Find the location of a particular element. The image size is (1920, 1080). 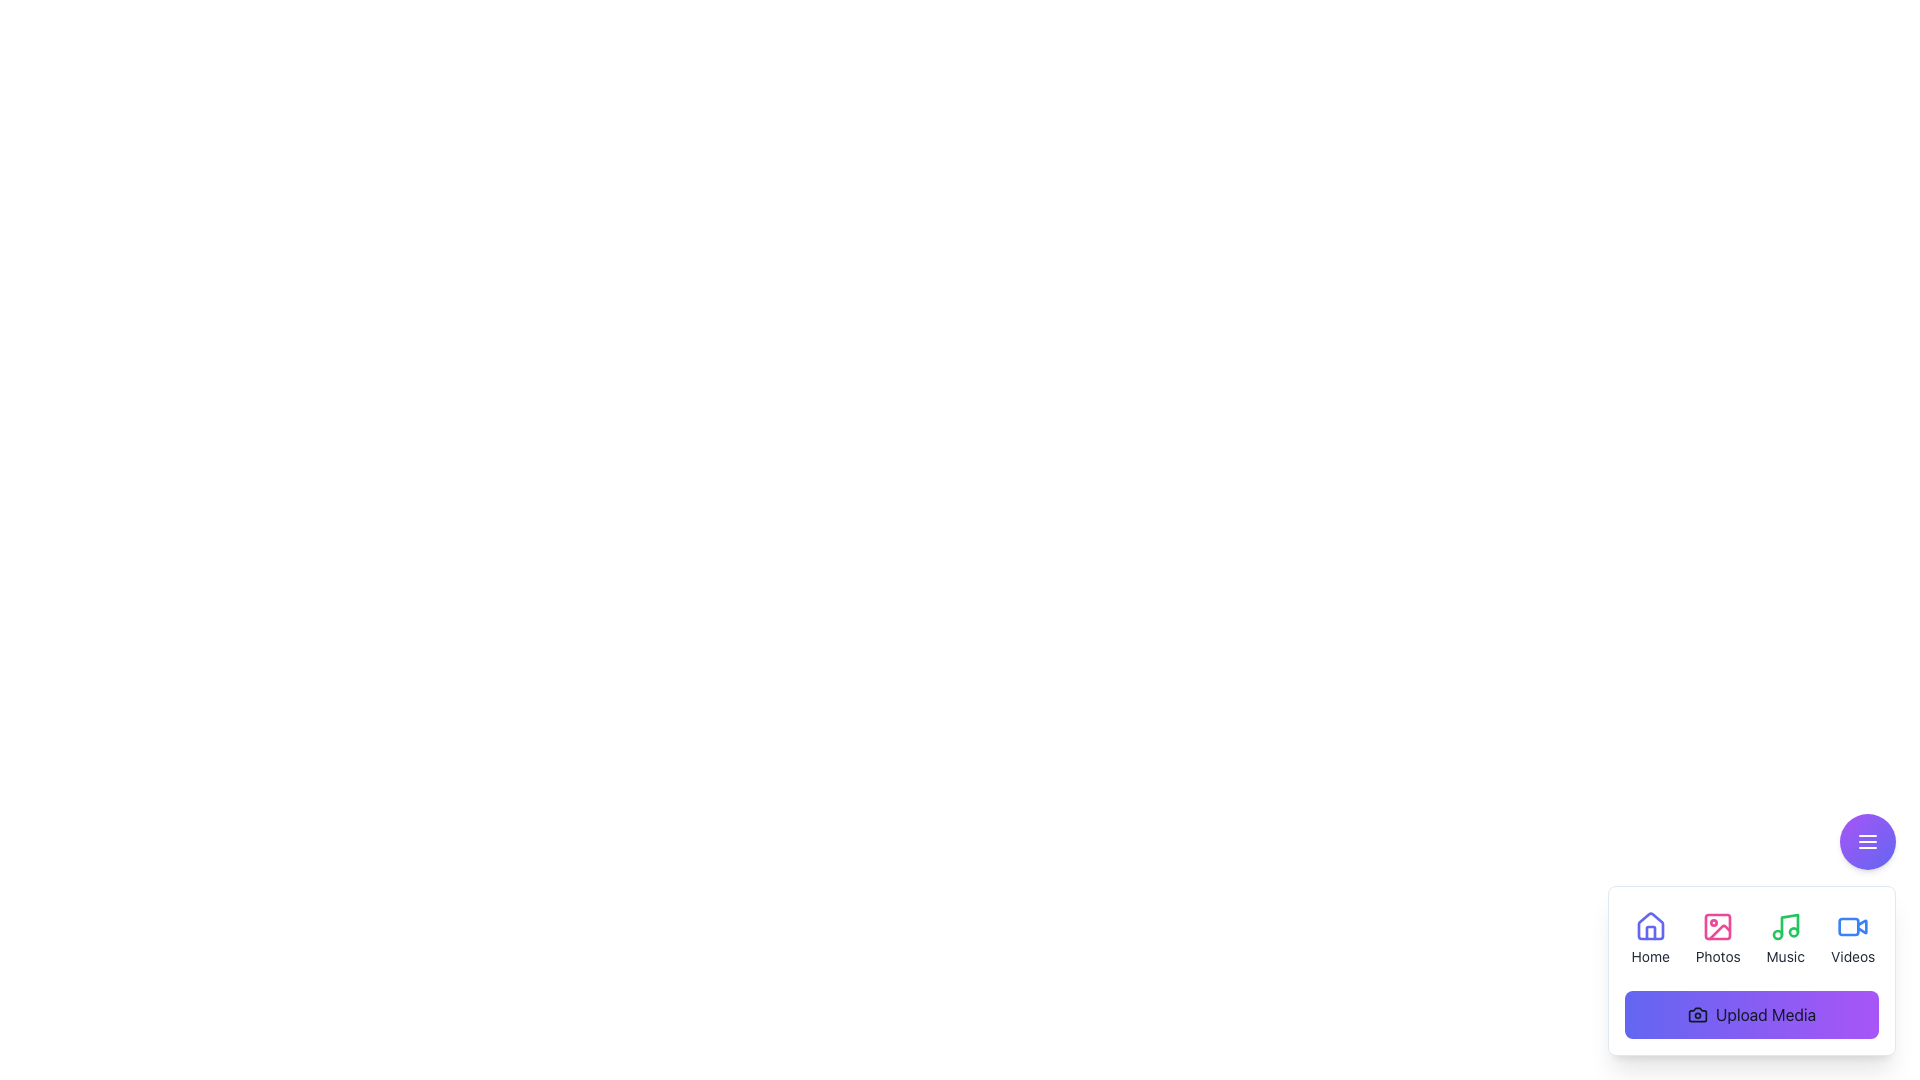

the button located at the bottom right of the interface, which is the fourth item in the grid layout after 'Home', 'Photos', and 'Music' is located at coordinates (1852, 938).